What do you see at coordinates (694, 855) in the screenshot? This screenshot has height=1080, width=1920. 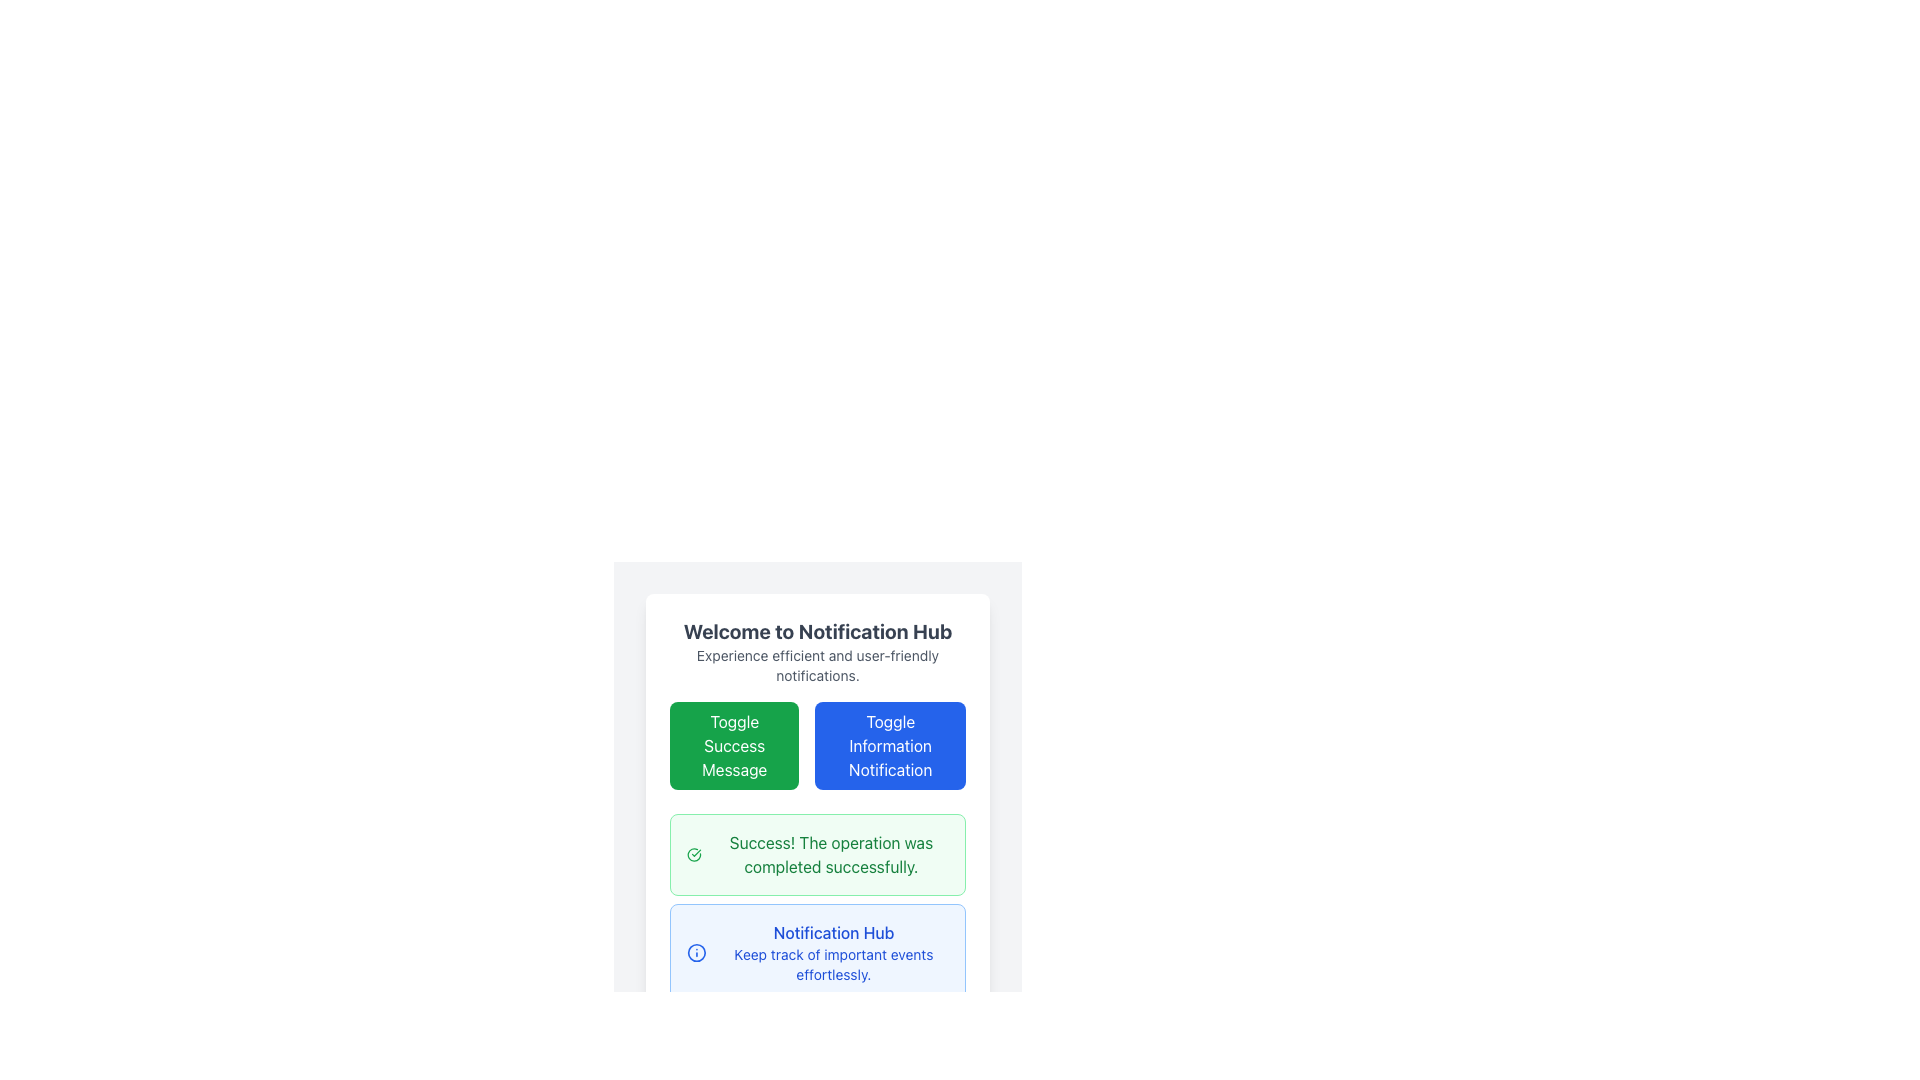 I see `the green circular icon with a checkmark located in the top-left corner of the notification banner that displays a success message` at bounding box center [694, 855].